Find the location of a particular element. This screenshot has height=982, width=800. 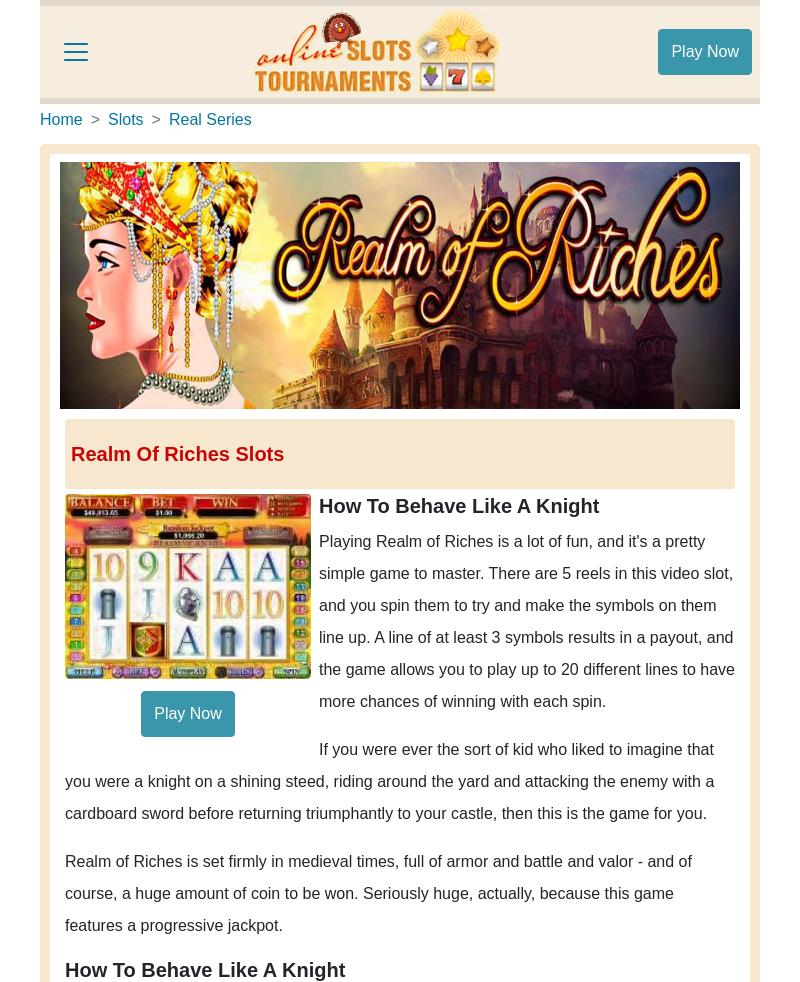

'July 25, 2023' is located at coordinates (471, 92).